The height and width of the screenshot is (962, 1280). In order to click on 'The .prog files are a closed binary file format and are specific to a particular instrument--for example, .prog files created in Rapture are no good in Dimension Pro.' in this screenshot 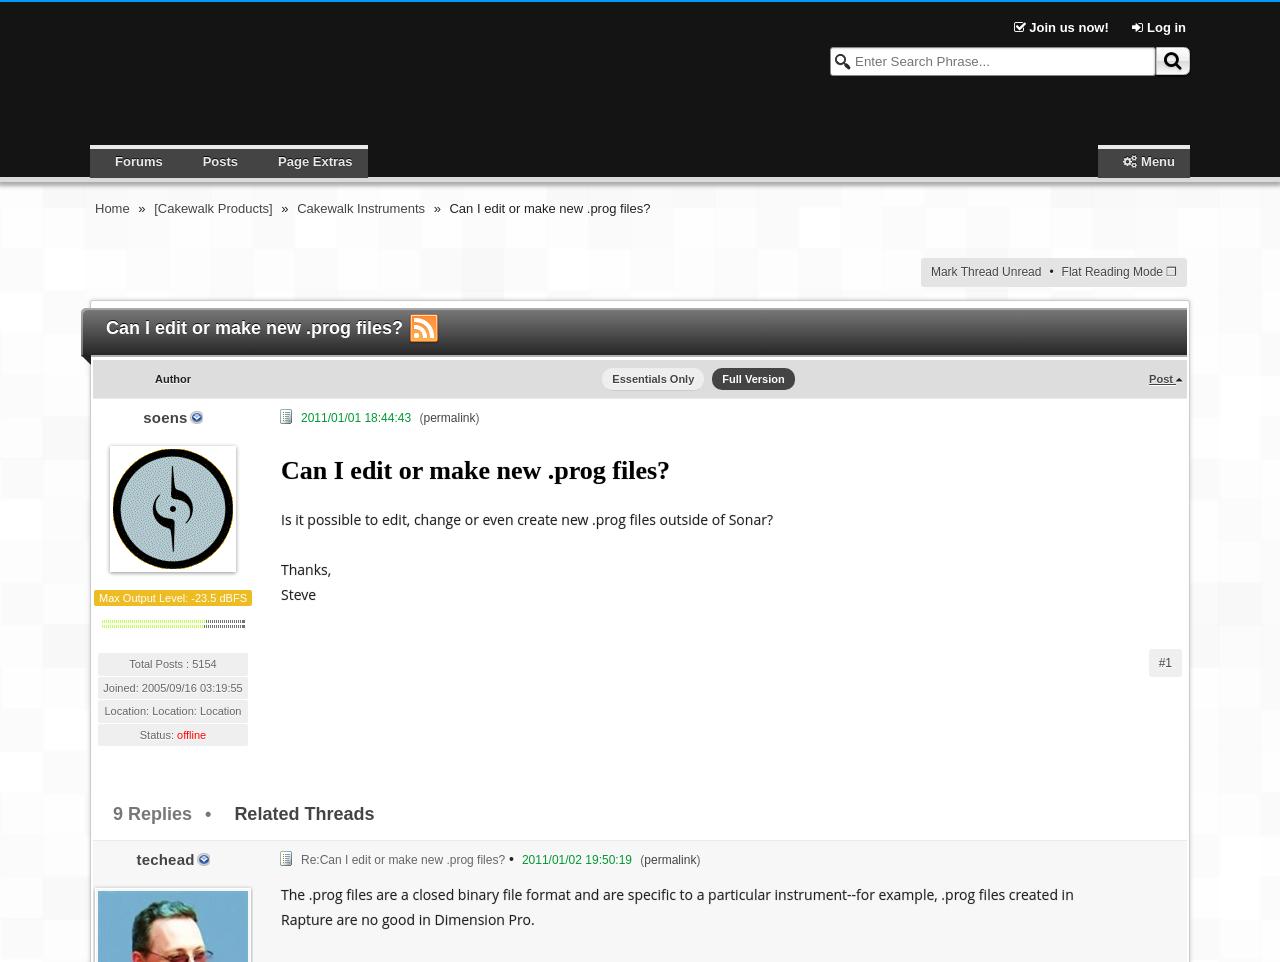, I will do `click(676, 905)`.